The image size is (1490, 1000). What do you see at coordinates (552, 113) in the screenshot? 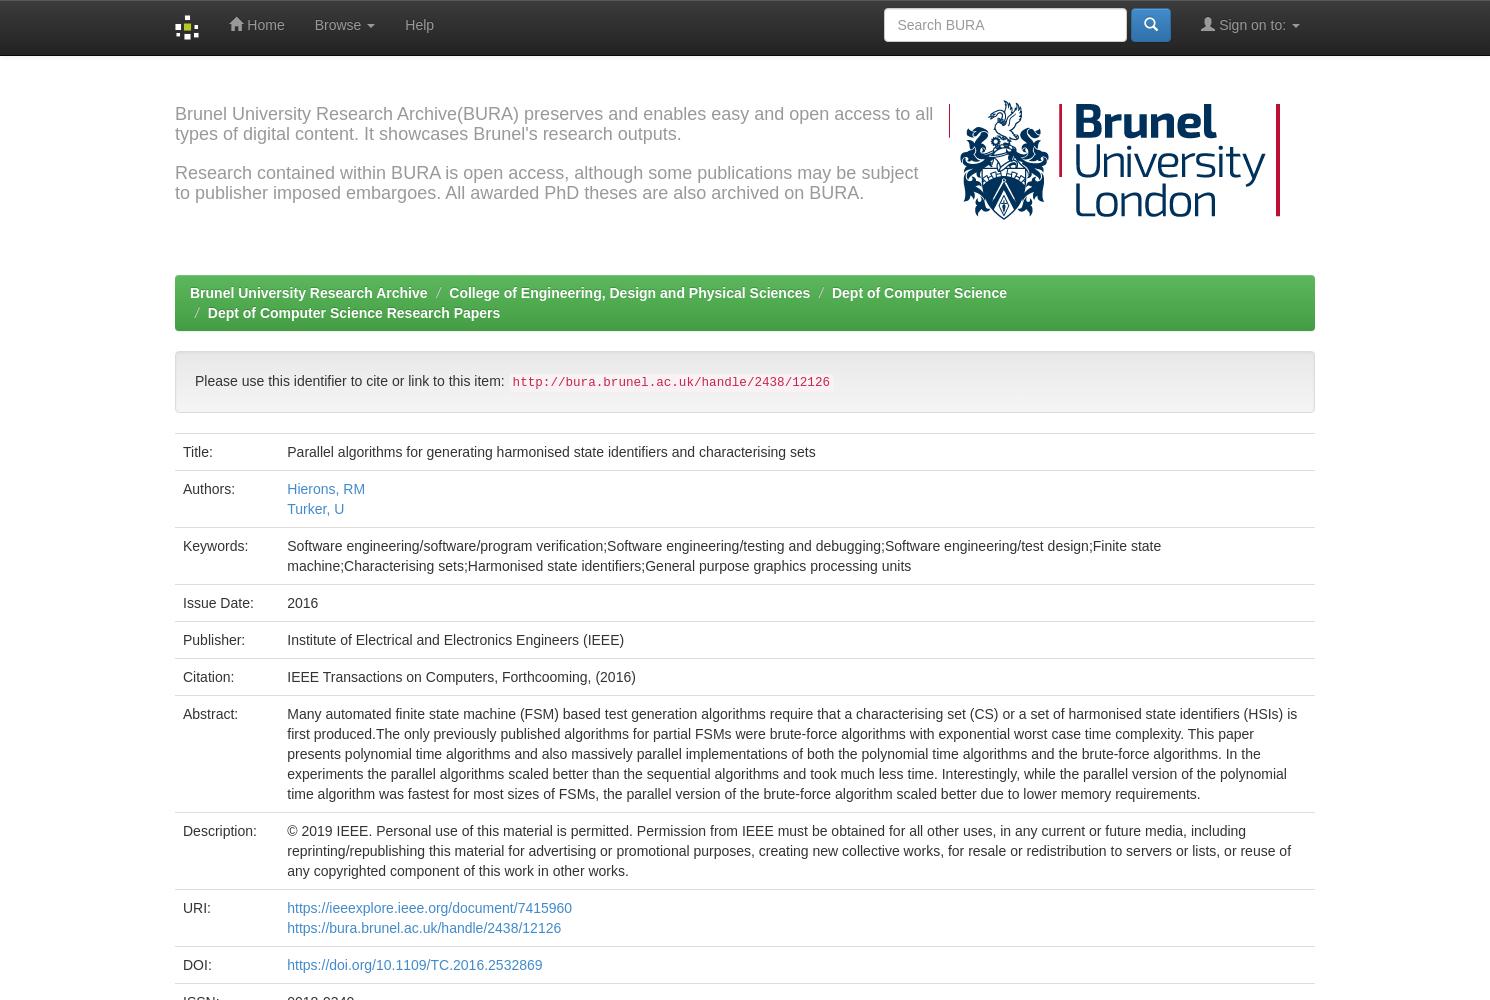
I see `'Brunel University Research Archive(BURA) preserves and enables easy and open access to all'` at bounding box center [552, 113].